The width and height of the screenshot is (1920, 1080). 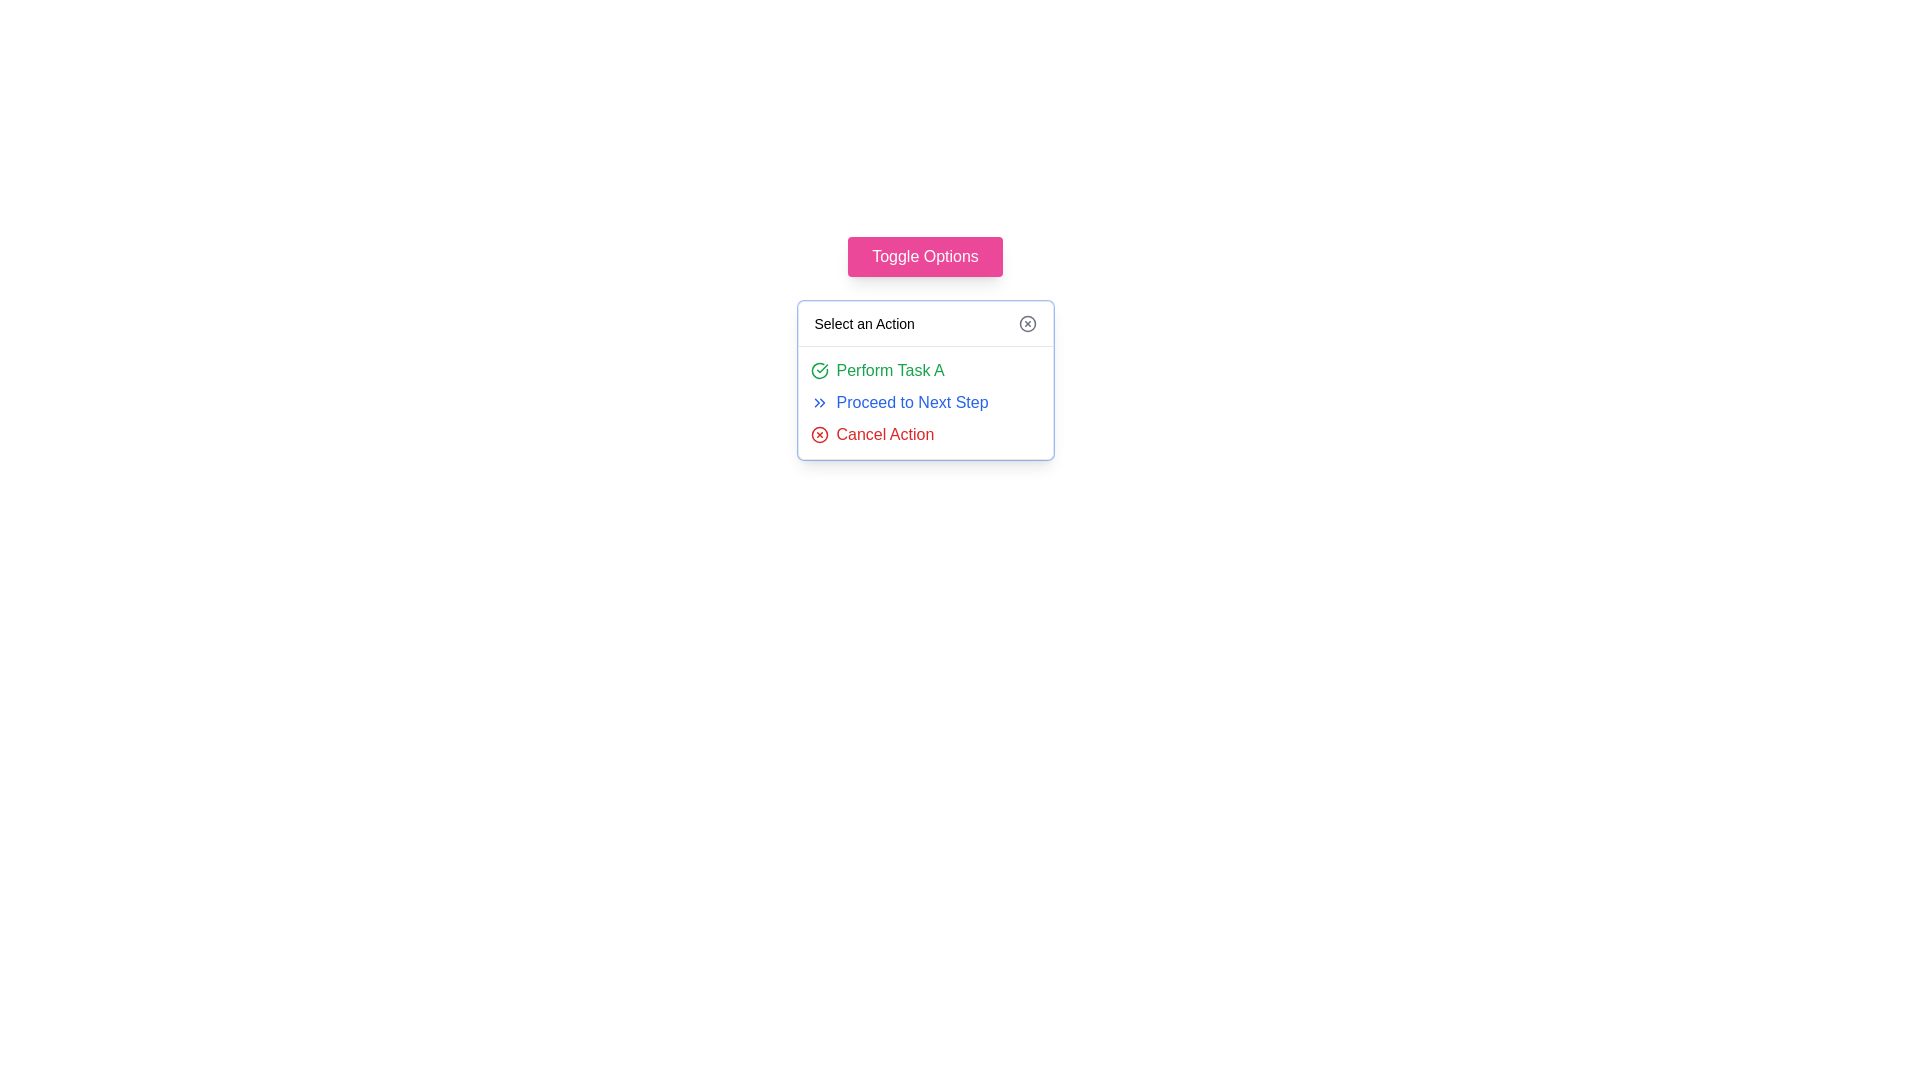 I want to click on the icon composed of two right-pointing chevron shapes that is located to the left of the 'Proceed to Next Step' text in the dropdown menu below the 'Toggle Options' button, so click(x=819, y=402).